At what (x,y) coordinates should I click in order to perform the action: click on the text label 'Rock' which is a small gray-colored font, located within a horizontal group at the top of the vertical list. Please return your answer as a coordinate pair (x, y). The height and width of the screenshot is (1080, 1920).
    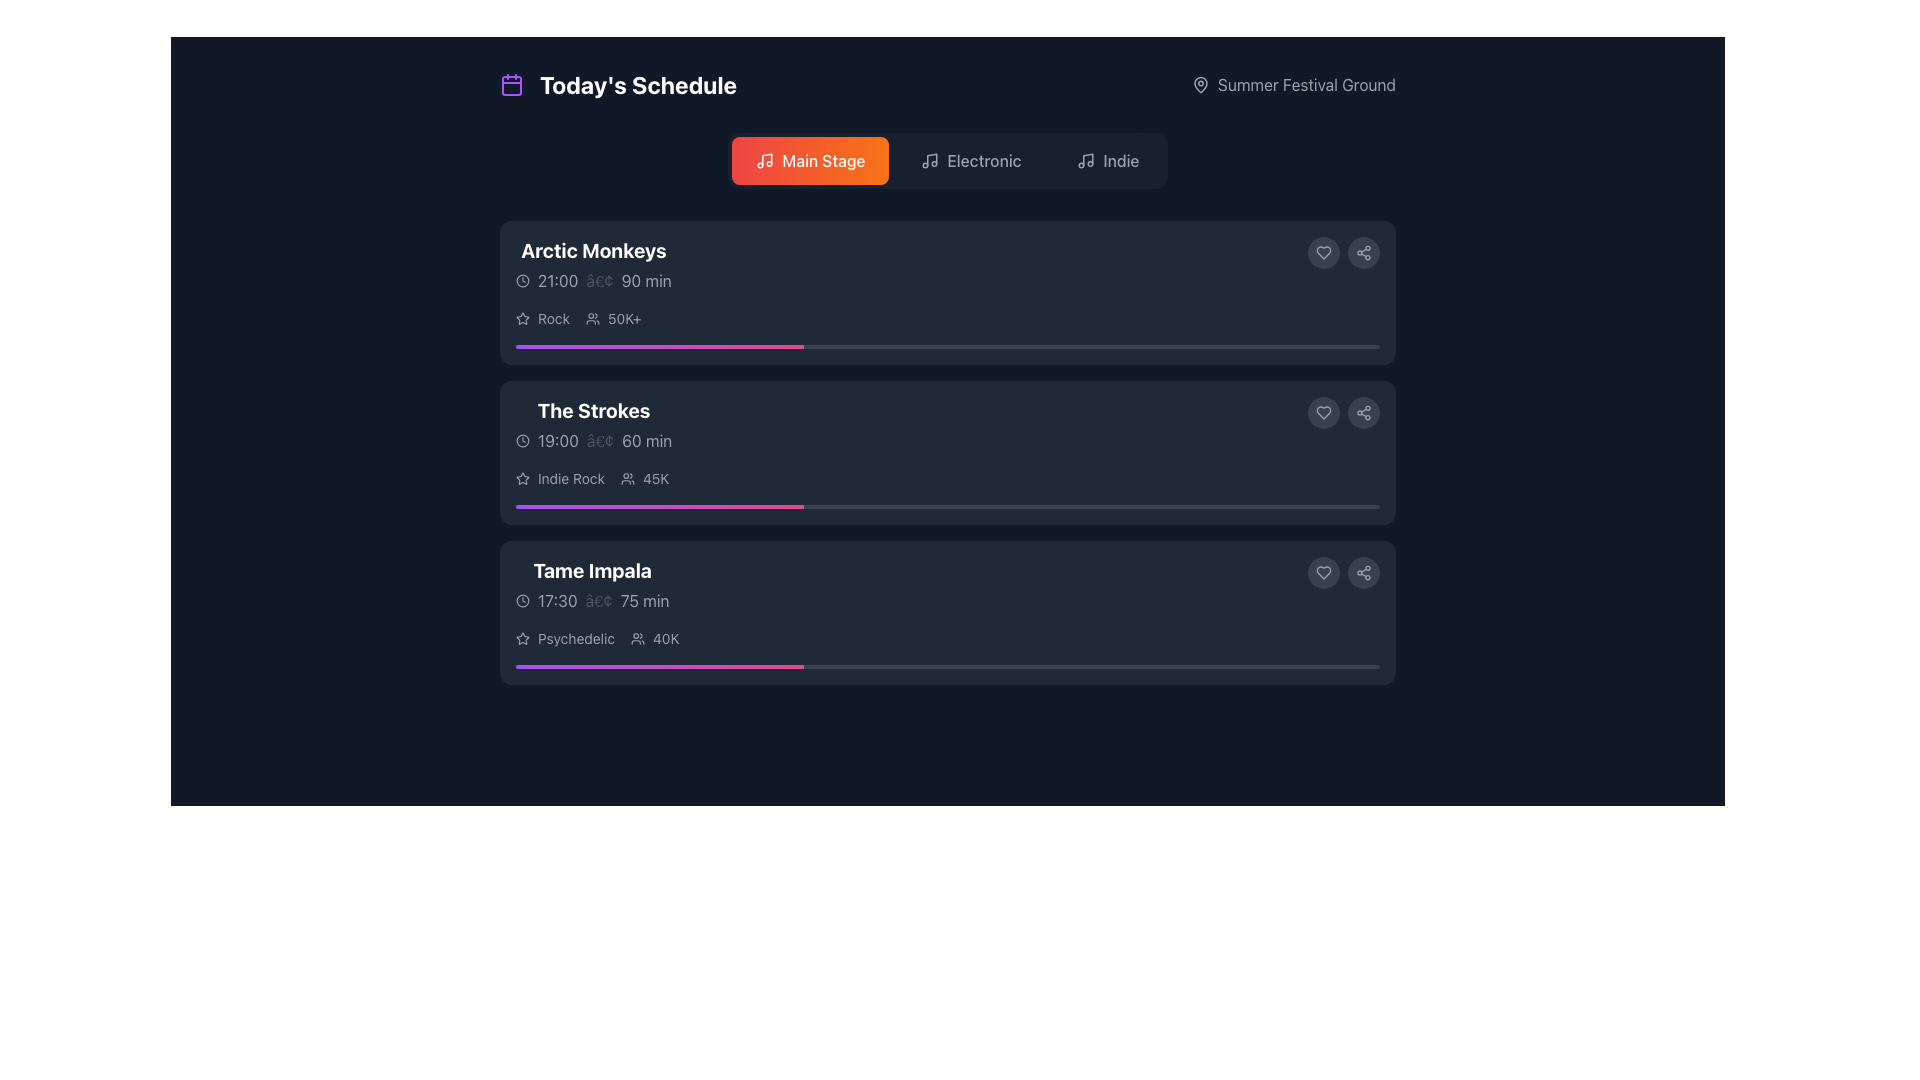
    Looking at the image, I should click on (542, 318).